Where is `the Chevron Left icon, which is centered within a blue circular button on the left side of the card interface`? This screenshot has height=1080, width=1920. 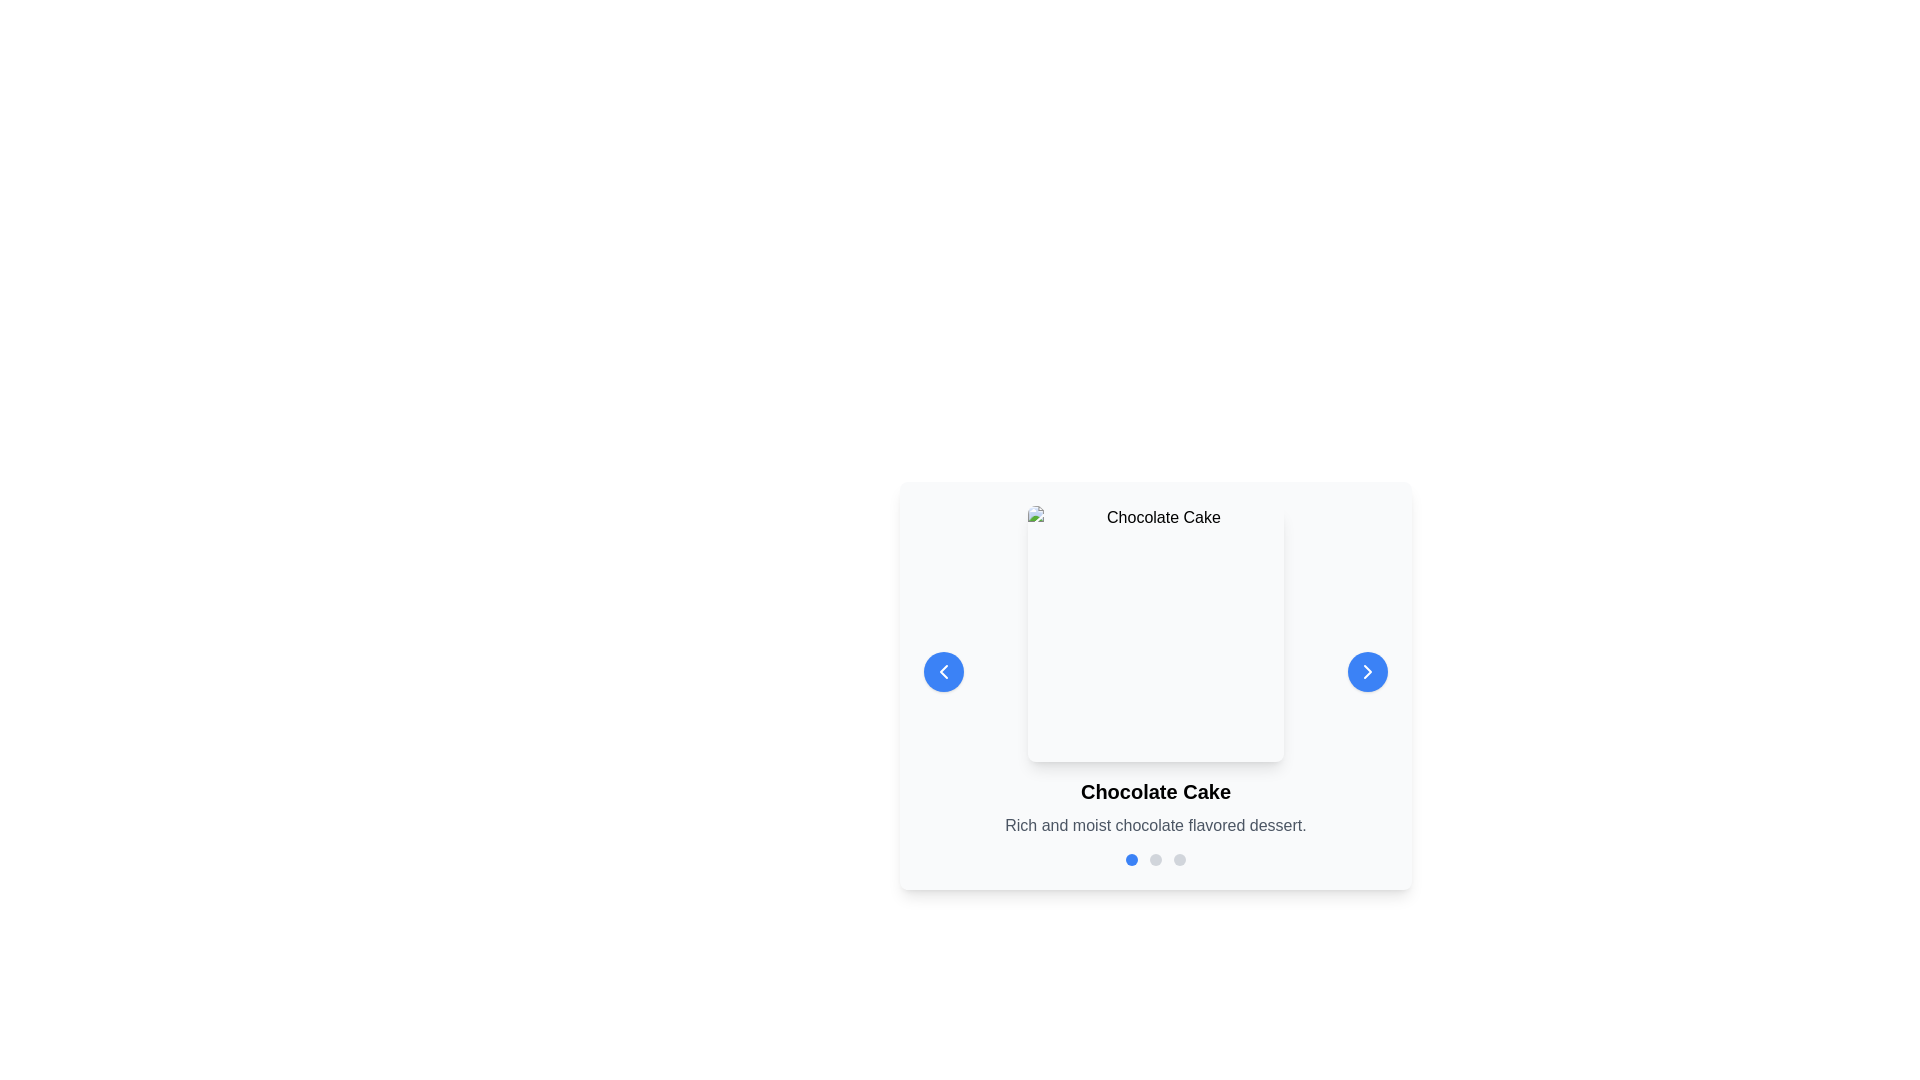 the Chevron Left icon, which is centered within a blue circular button on the left side of the card interface is located at coordinates (943, 671).